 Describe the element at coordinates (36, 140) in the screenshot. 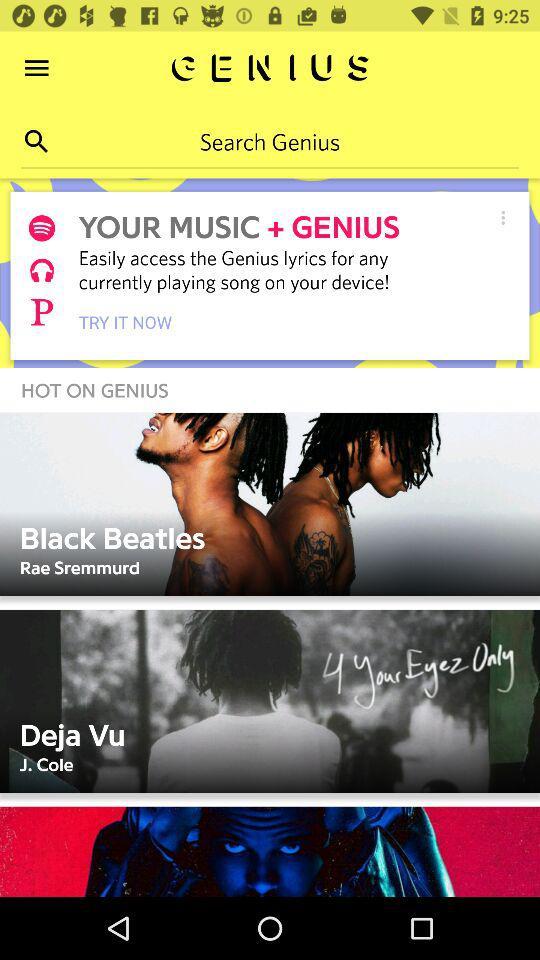

I see `search` at that location.